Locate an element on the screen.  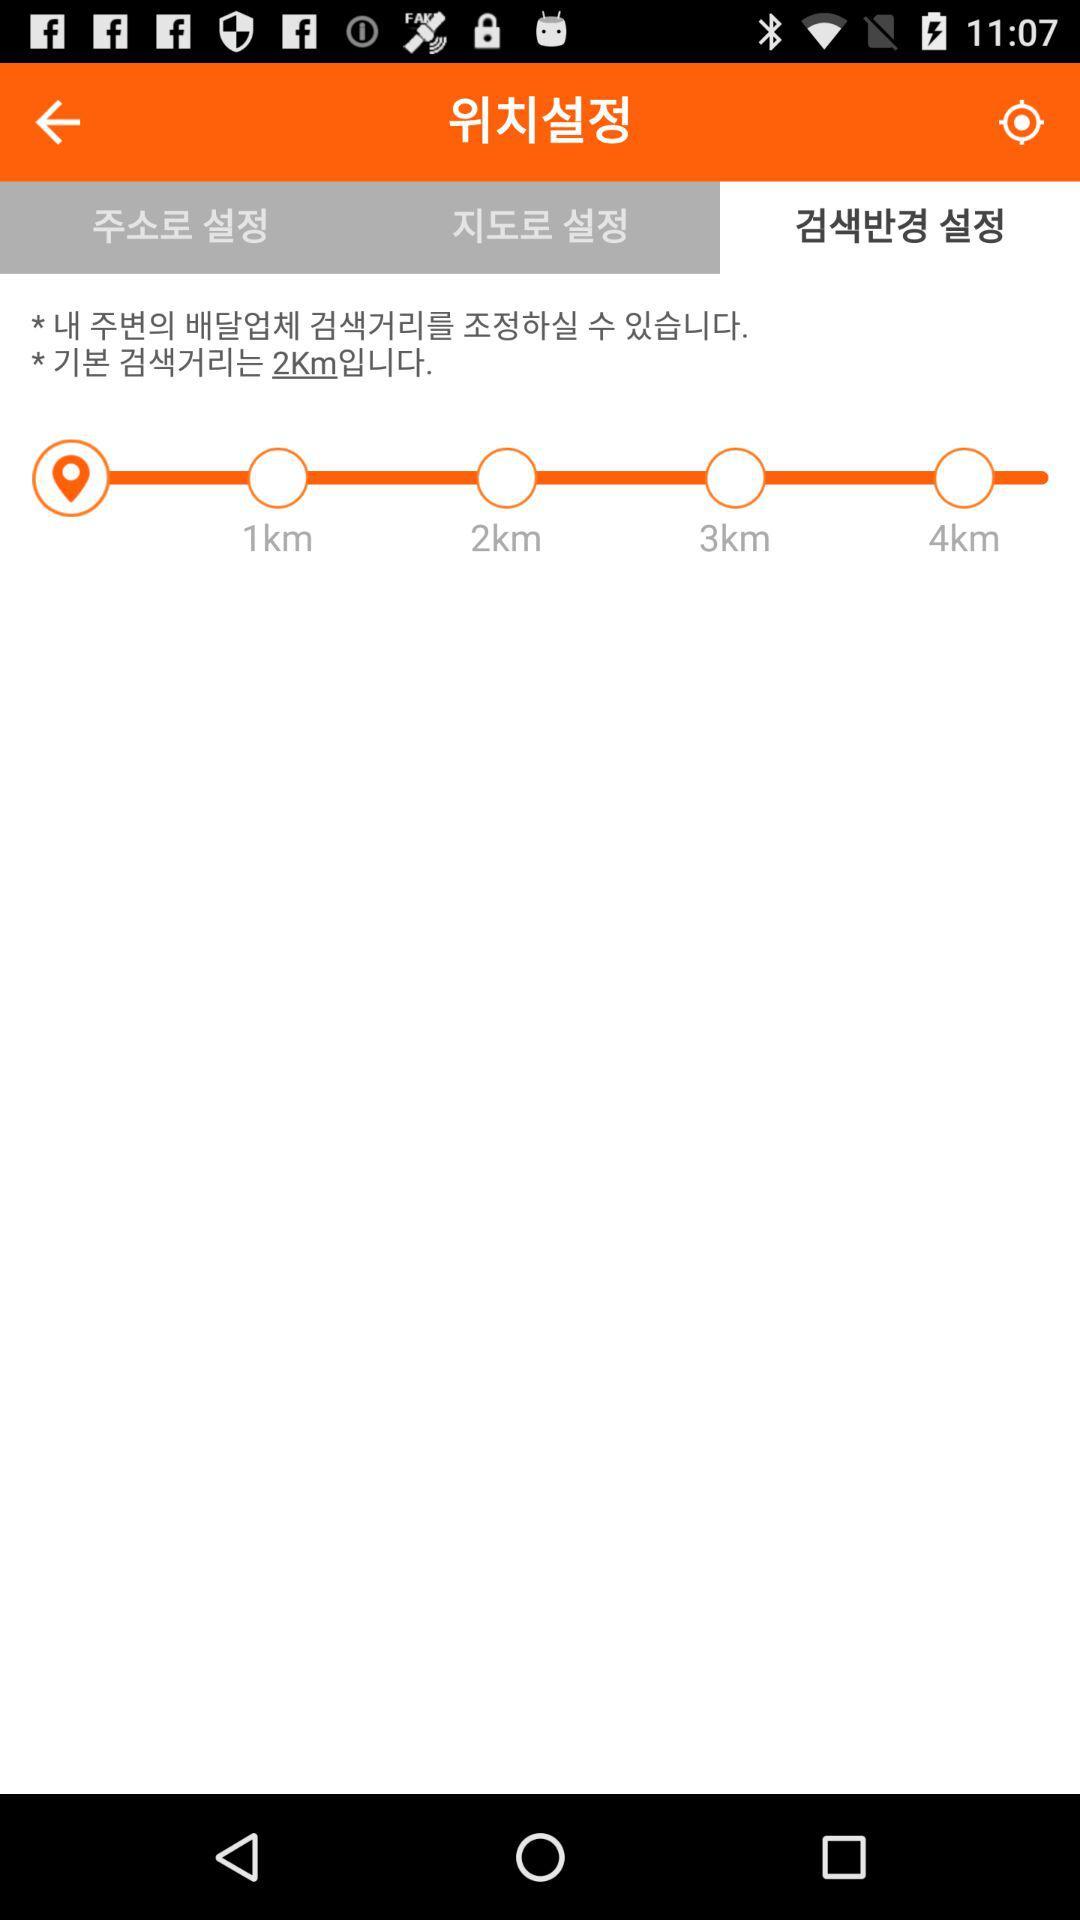
the location_crosshair icon is located at coordinates (1021, 129).